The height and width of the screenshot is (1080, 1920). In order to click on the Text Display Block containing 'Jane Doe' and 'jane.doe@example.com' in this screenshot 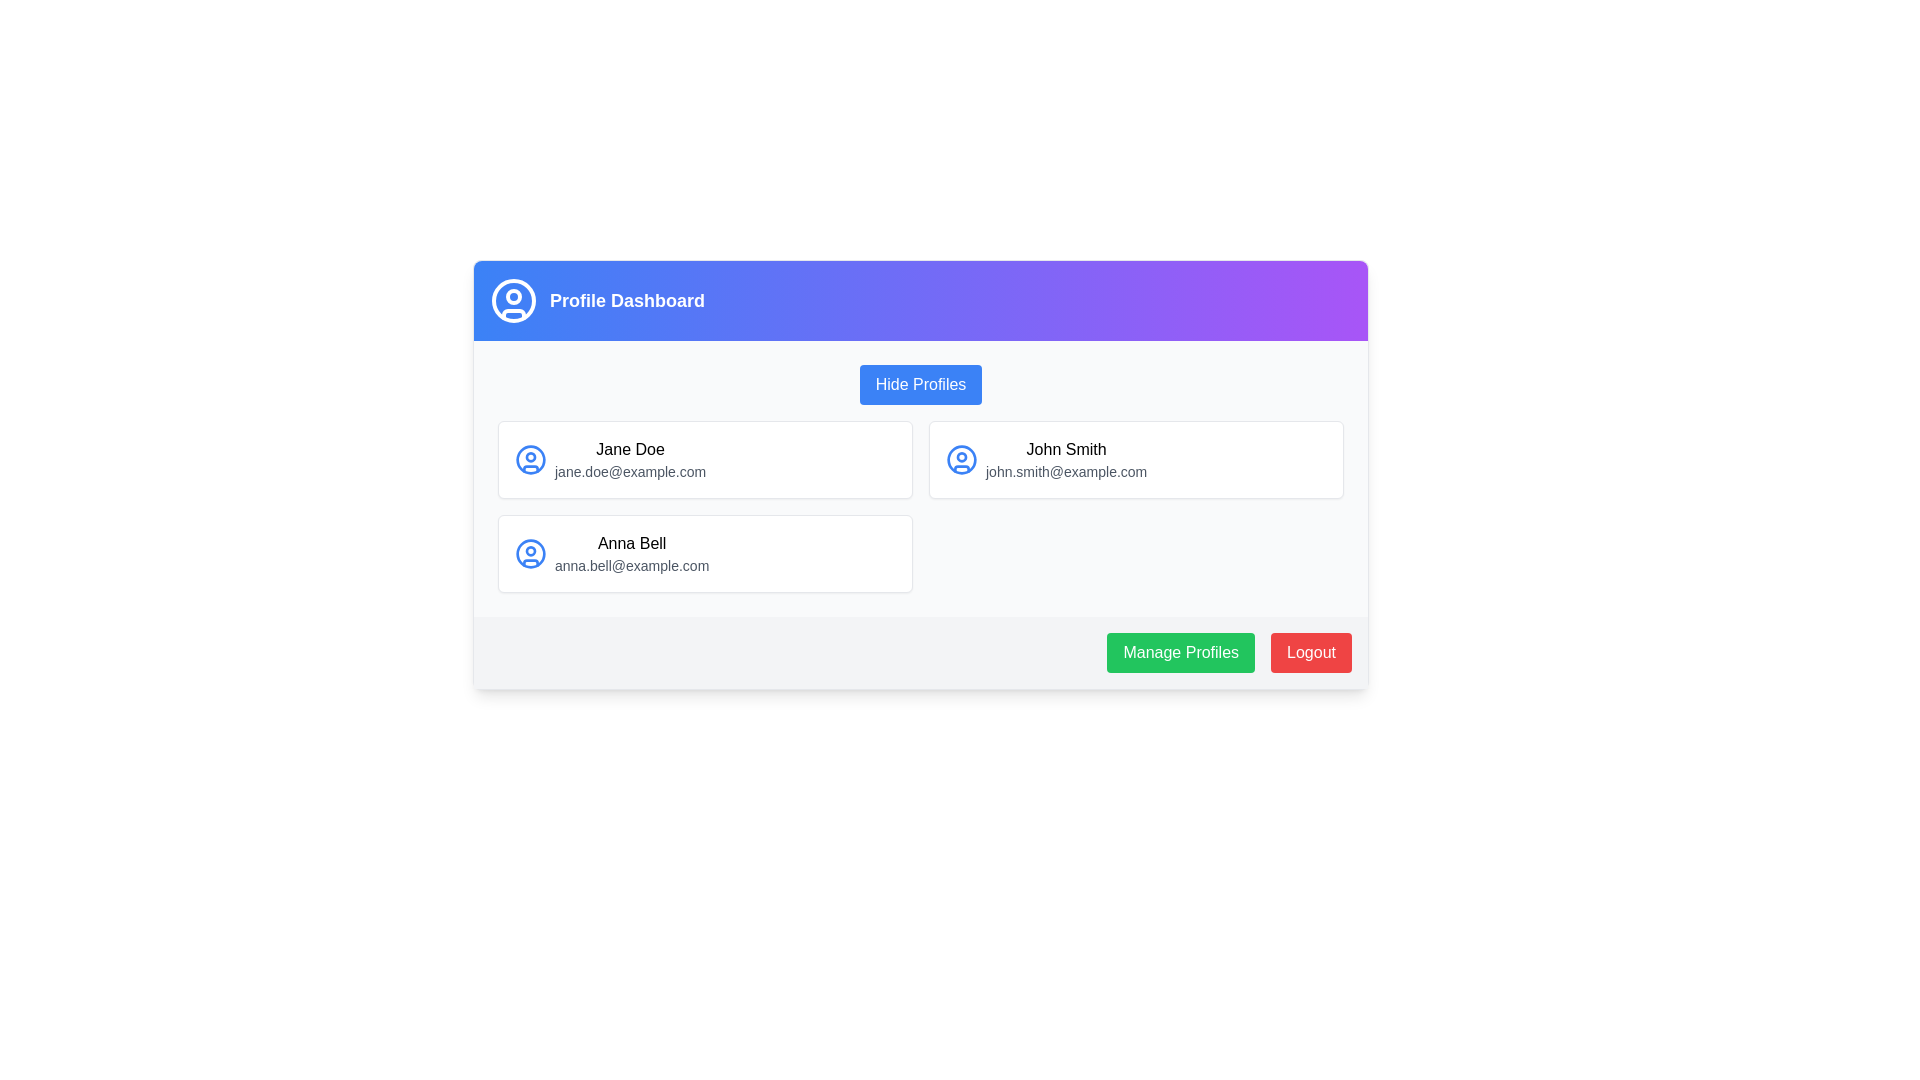, I will do `click(629, 459)`.